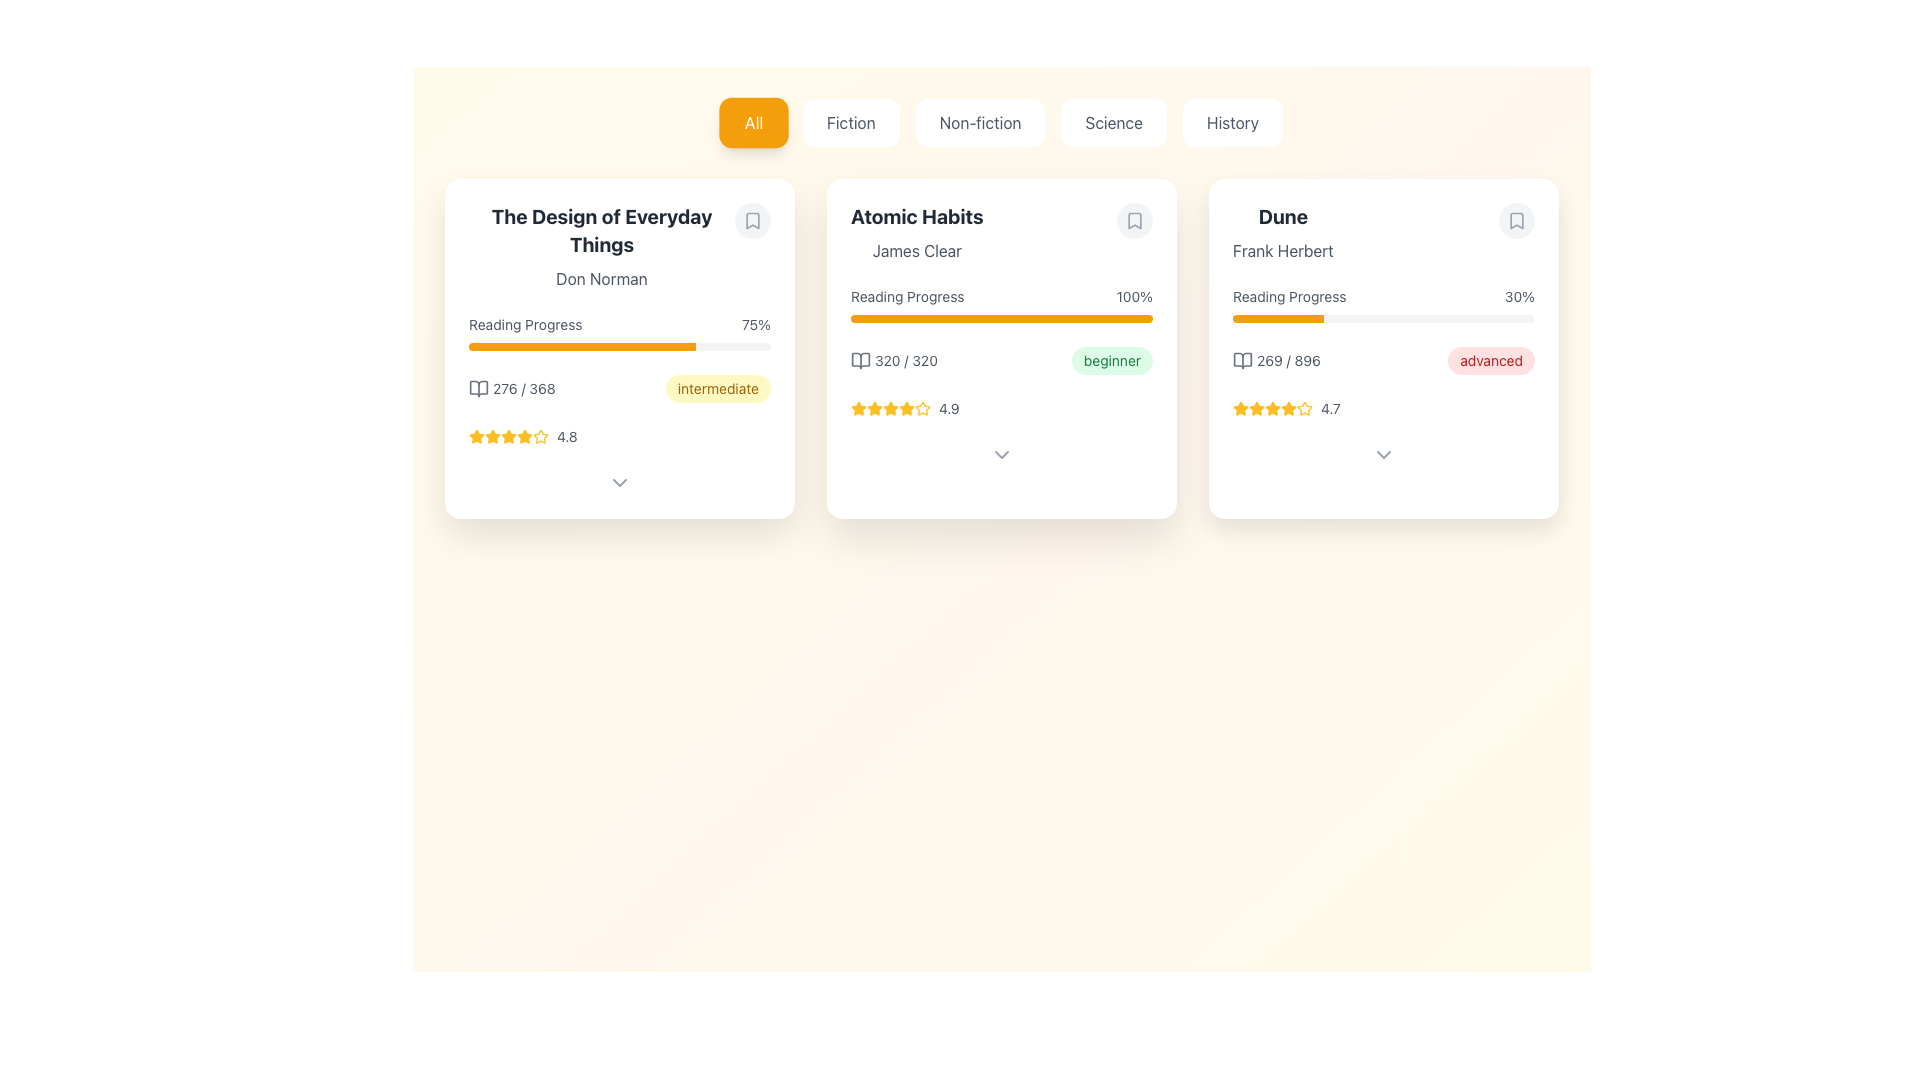  I want to click on text label displaying '75%' which is styled in dark gray against a light background, positioned to the right of the 'Reading Progress' text in the card titled 'The Design of Everyday Things', so click(755, 323).